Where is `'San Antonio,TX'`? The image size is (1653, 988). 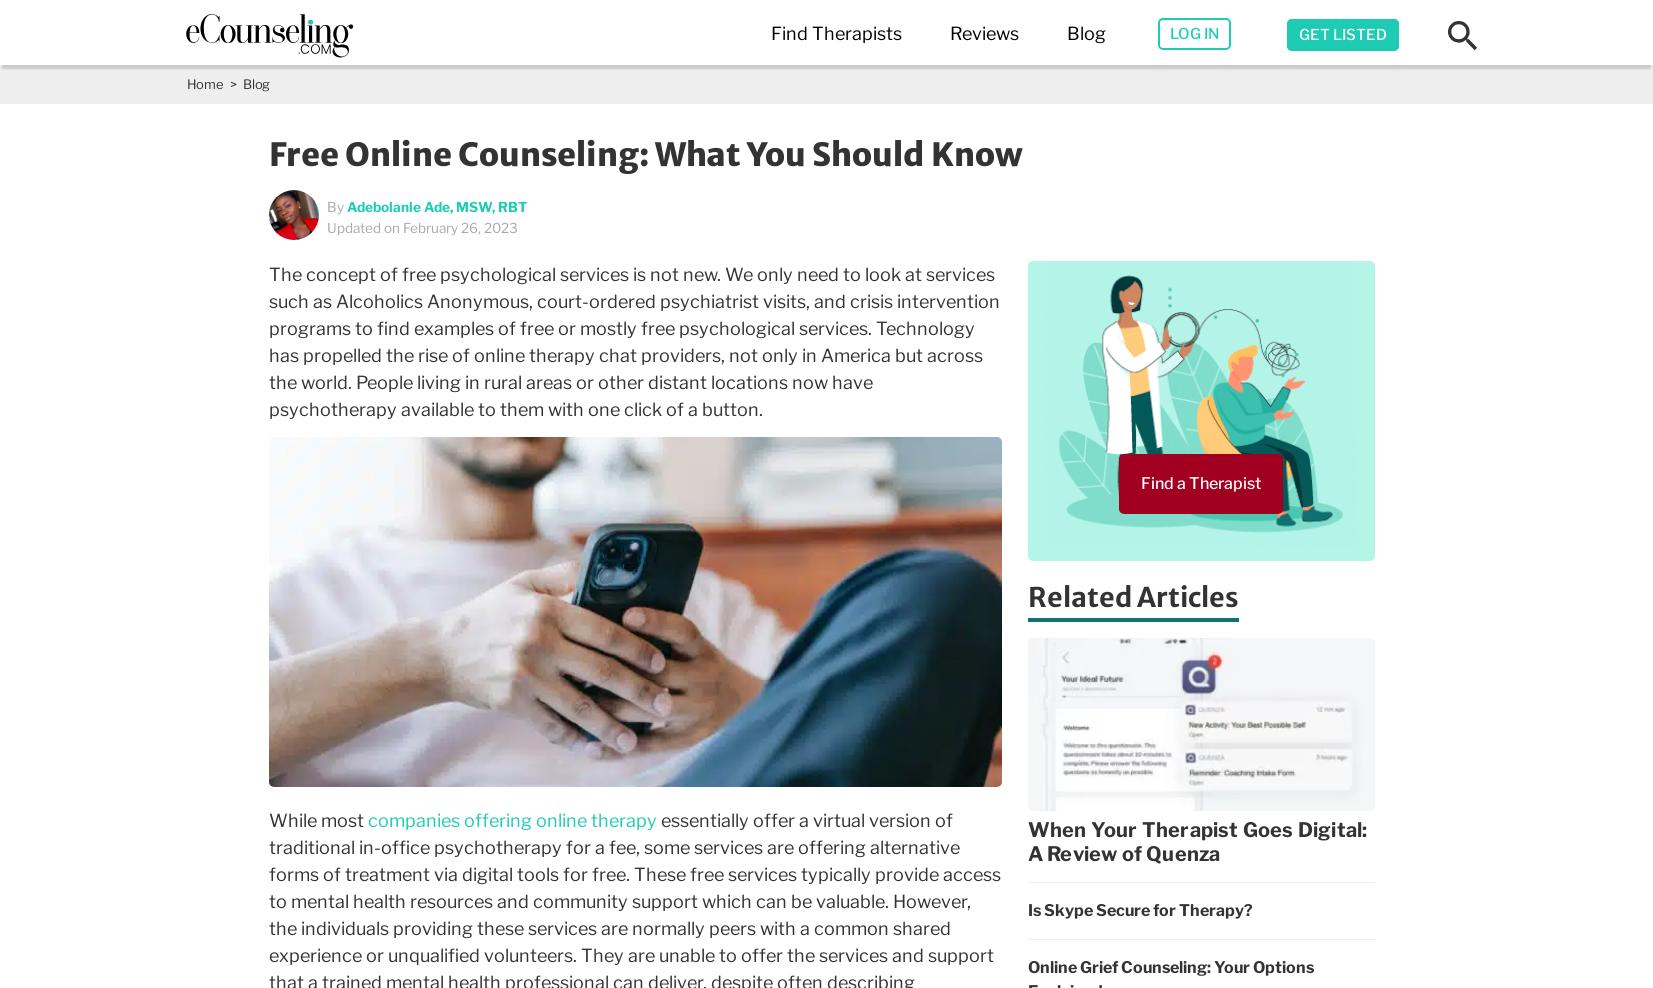 'San Antonio,TX' is located at coordinates (600, 761).